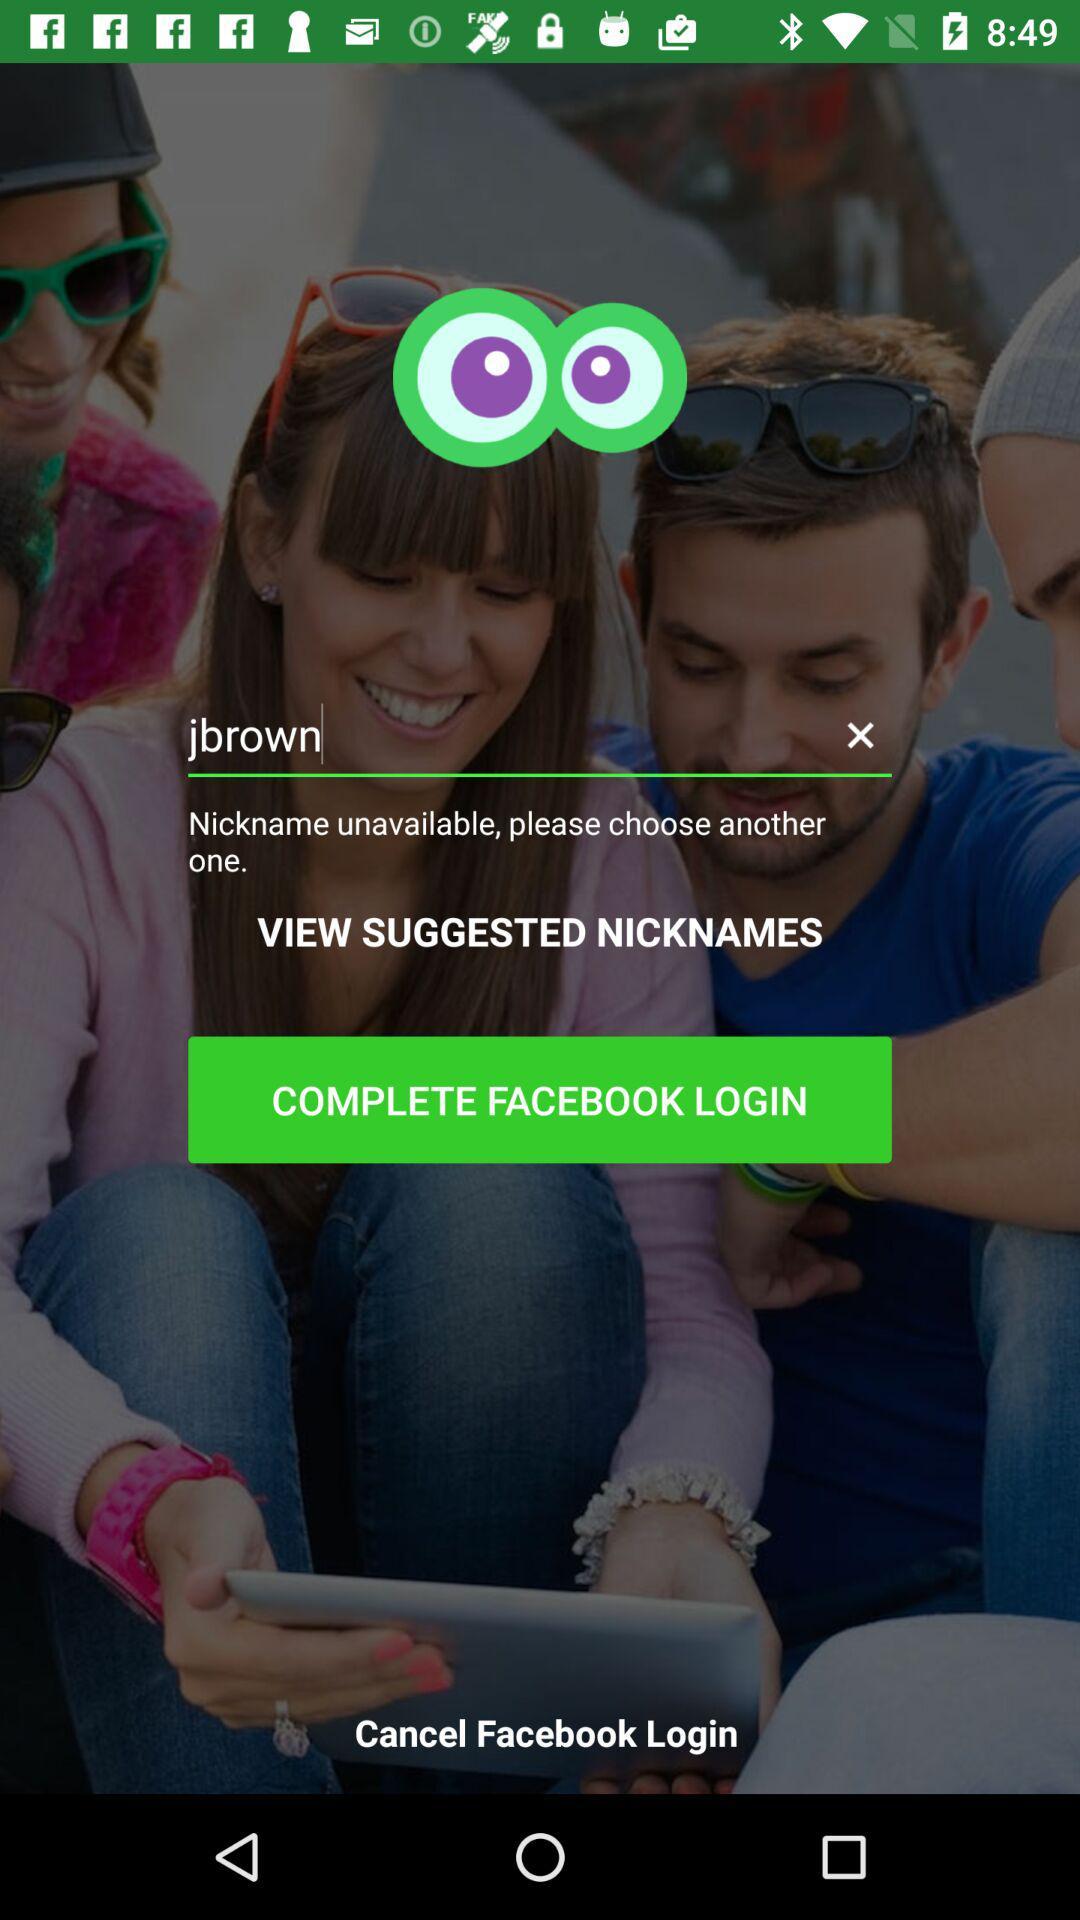 This screenshot has width=1080, height=1920. What do you see at coordinates (540, 733) in the screenshot?
I see `the icon above nickname unavailable please` at bounding box center [540, 733].